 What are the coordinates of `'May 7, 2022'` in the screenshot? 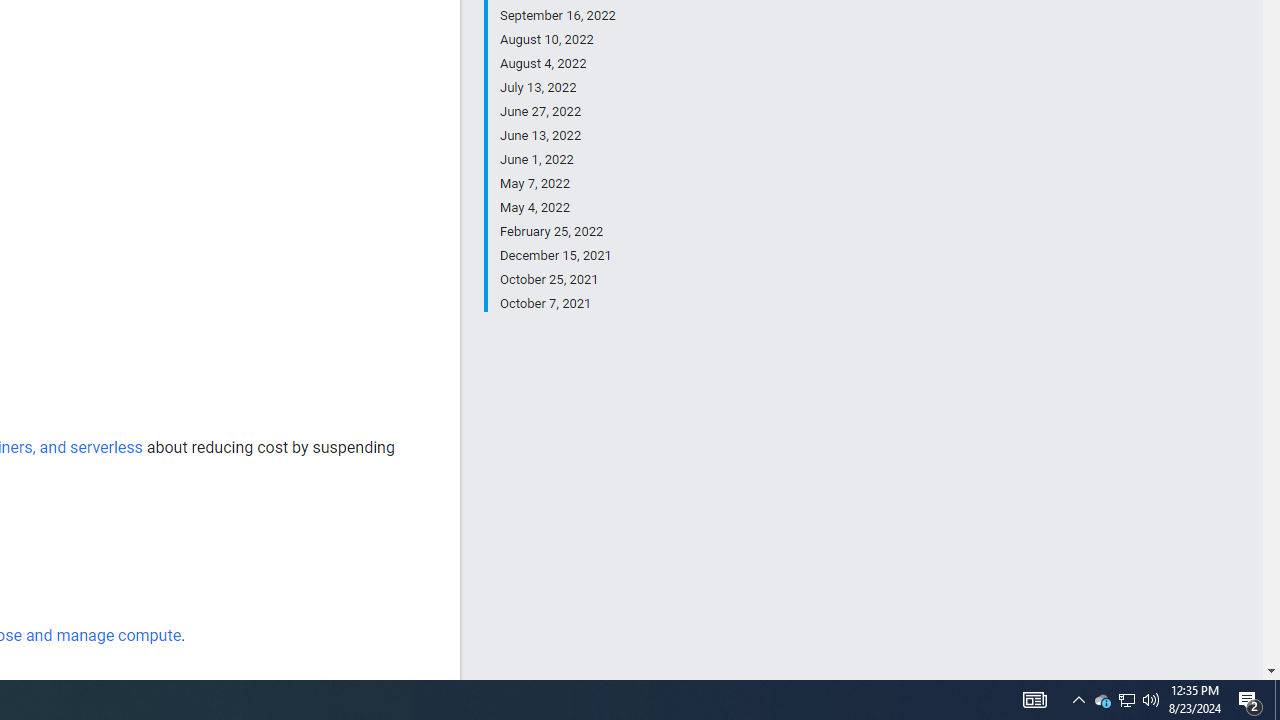 It's located at (557, 183).